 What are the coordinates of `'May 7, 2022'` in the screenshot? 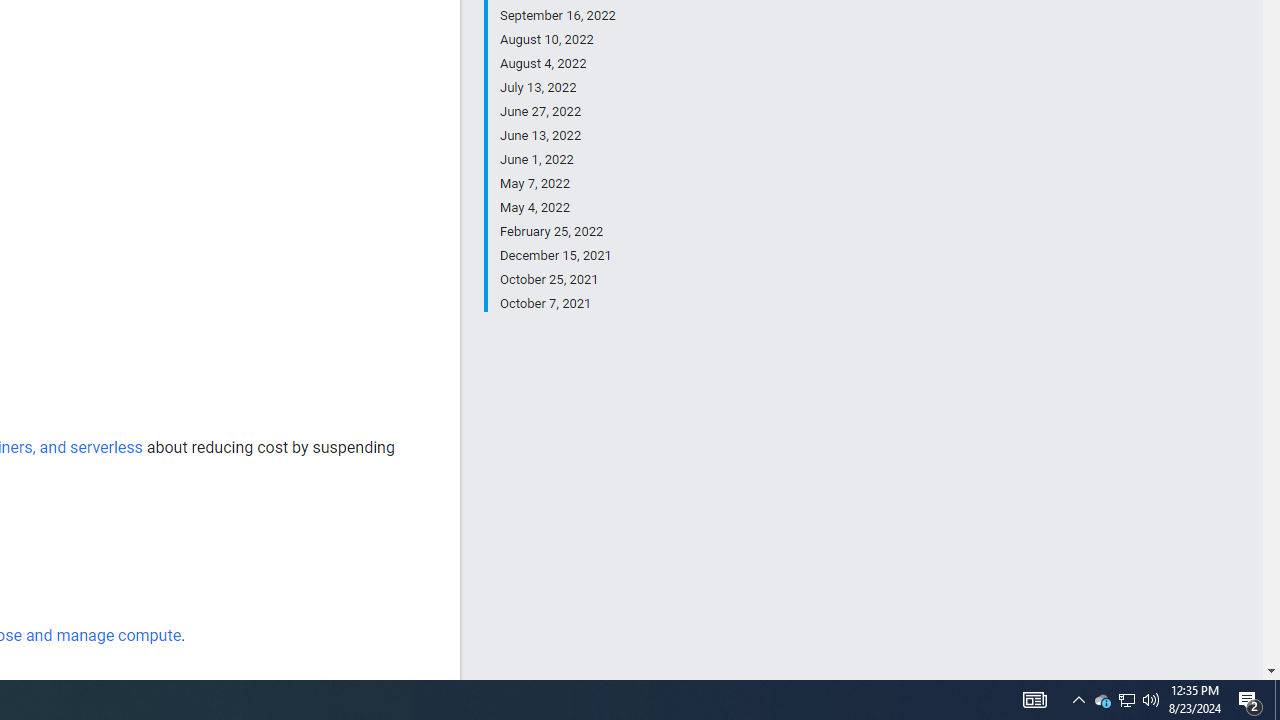 It's located at (557, 183).